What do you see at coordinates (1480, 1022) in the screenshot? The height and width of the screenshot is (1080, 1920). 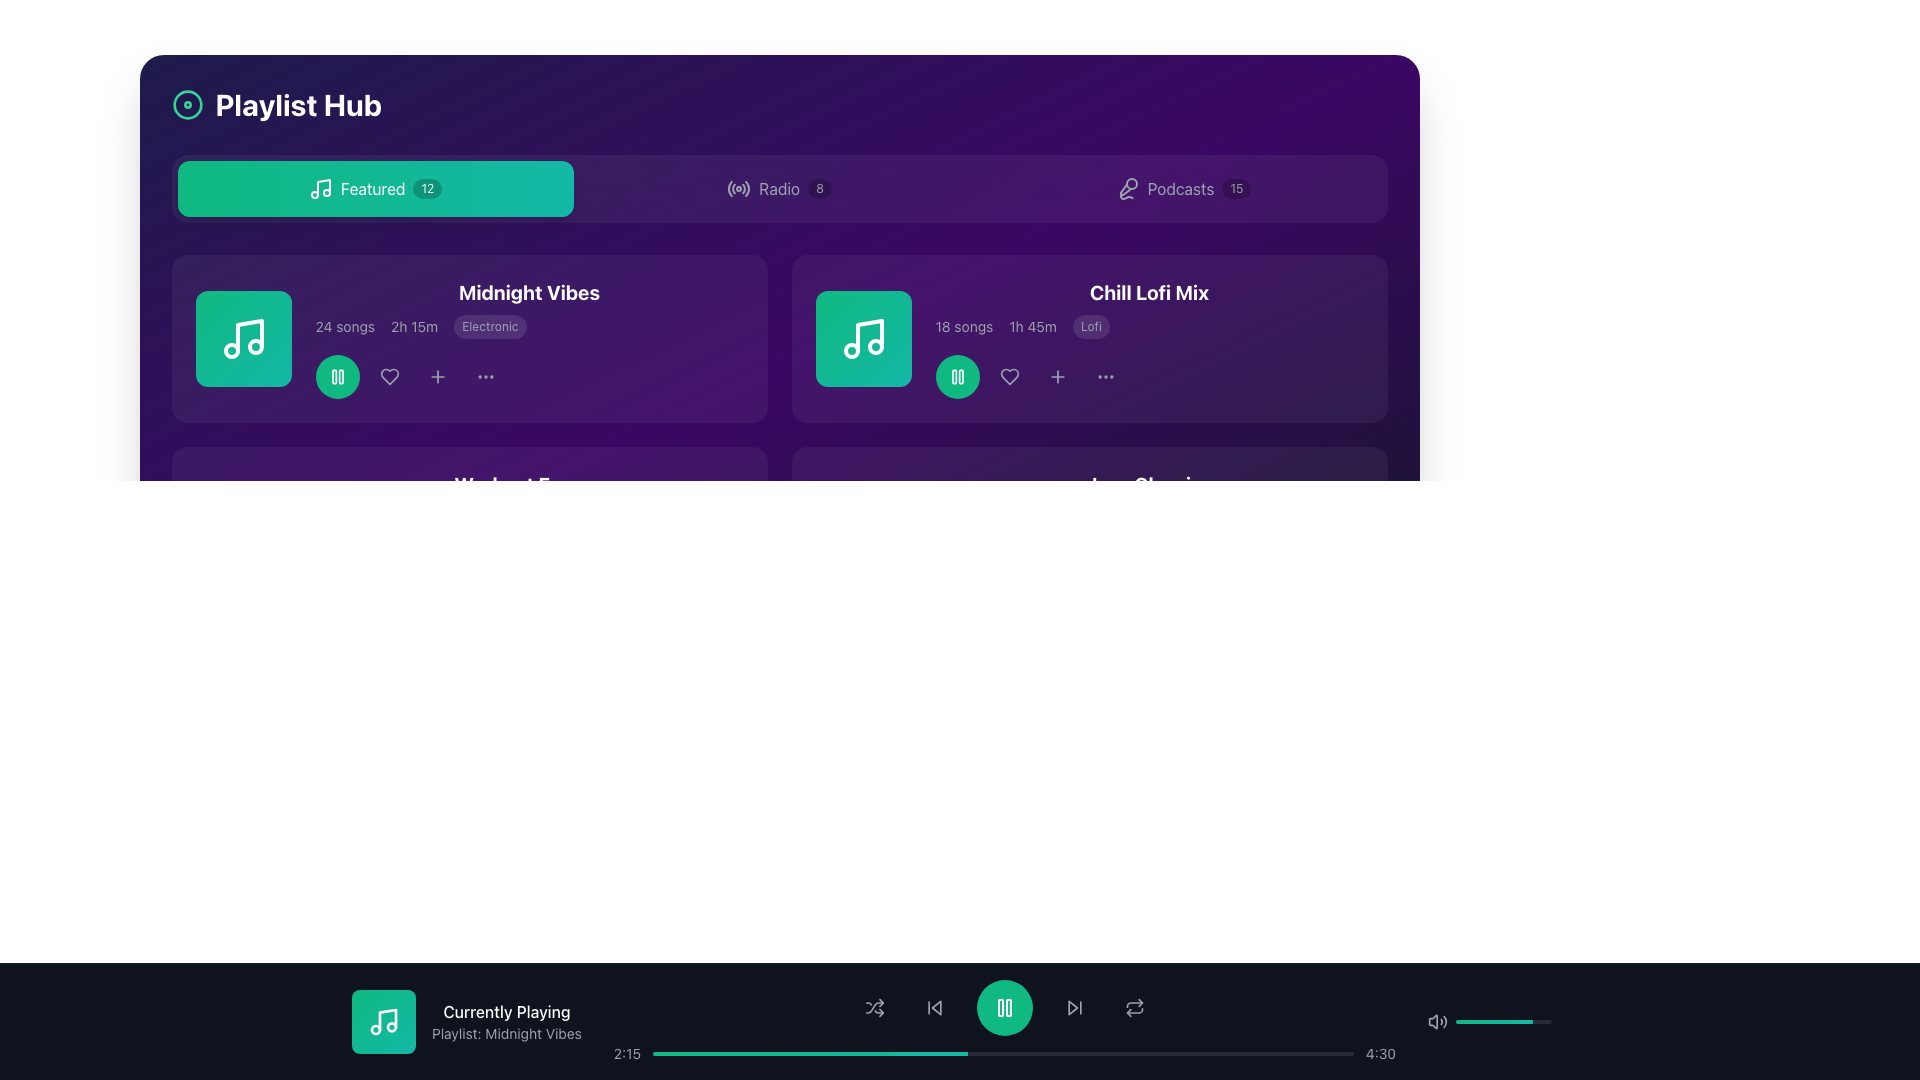 I see `the slider` at bounding box center [1480, 1022].